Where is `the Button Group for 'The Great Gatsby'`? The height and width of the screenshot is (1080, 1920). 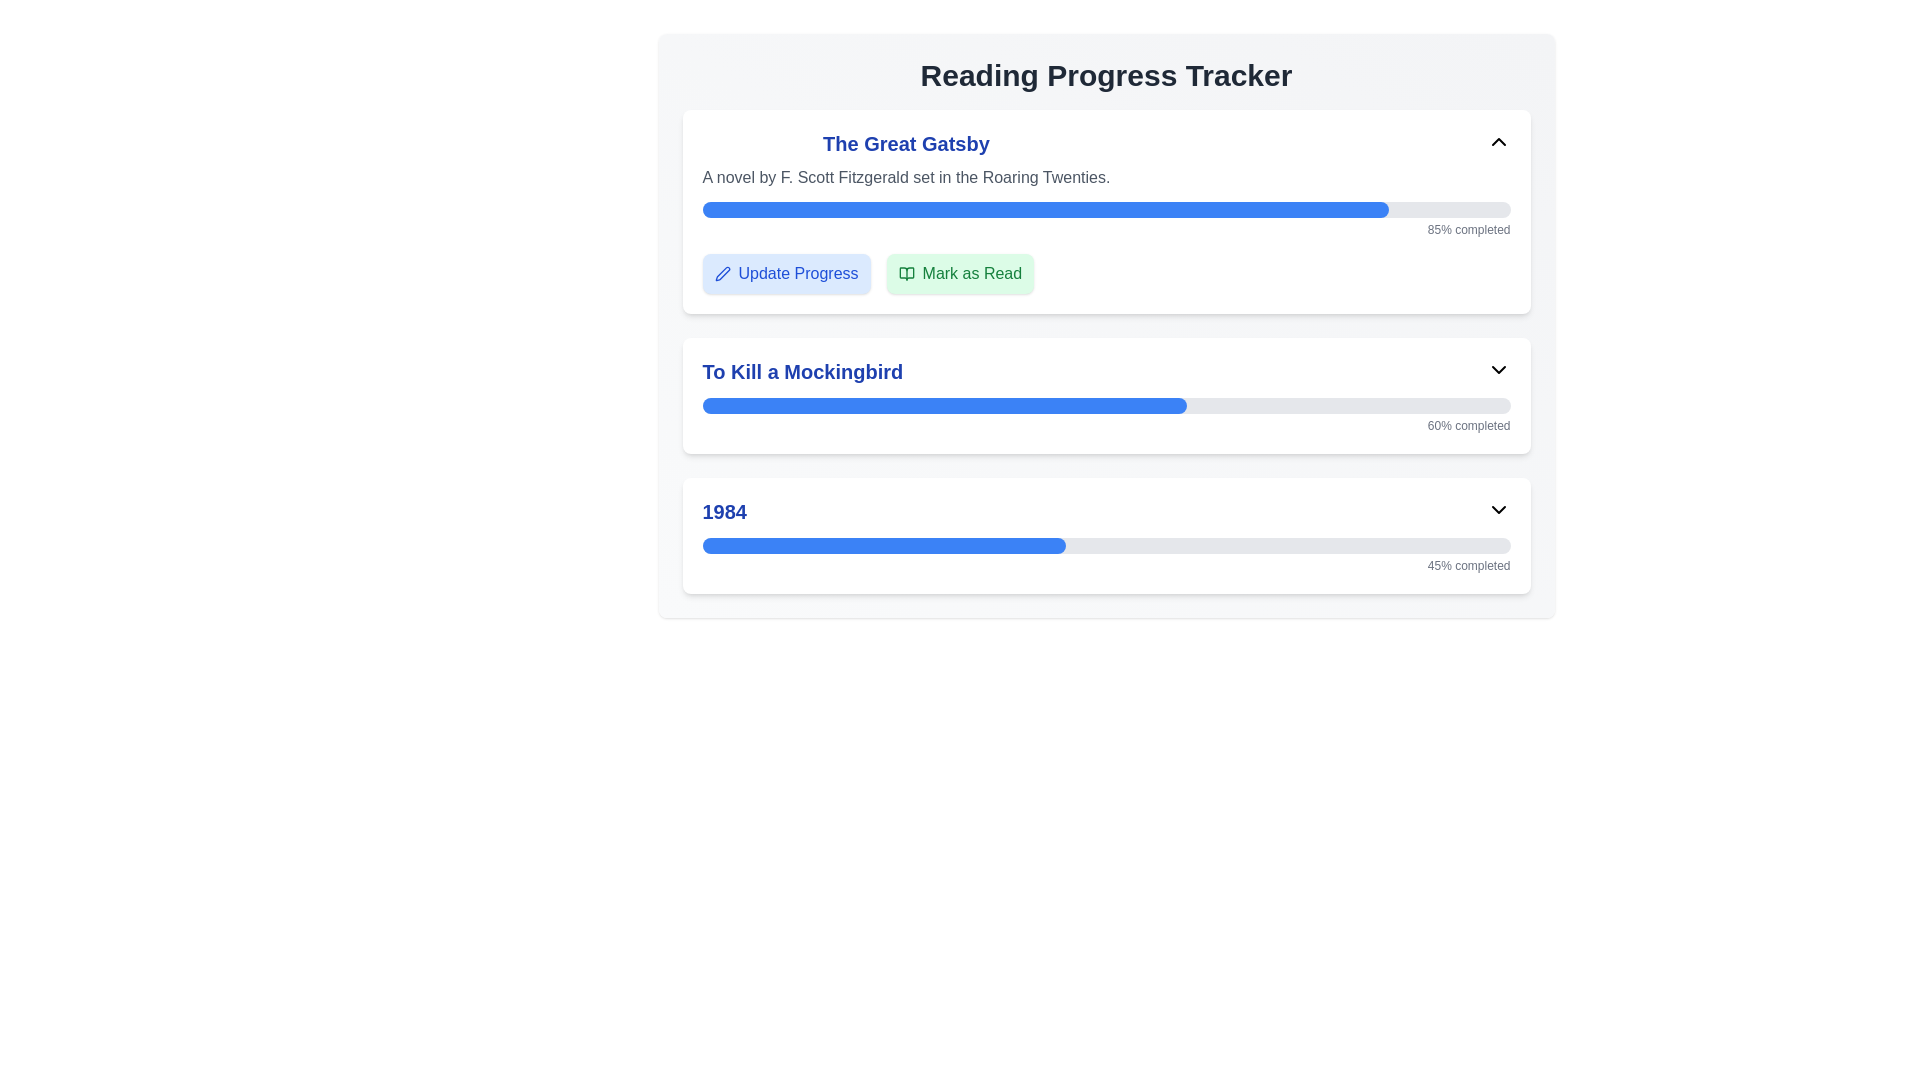
the Button Group for 'The Great Gatsby' is located at coordinates (1105, 273).